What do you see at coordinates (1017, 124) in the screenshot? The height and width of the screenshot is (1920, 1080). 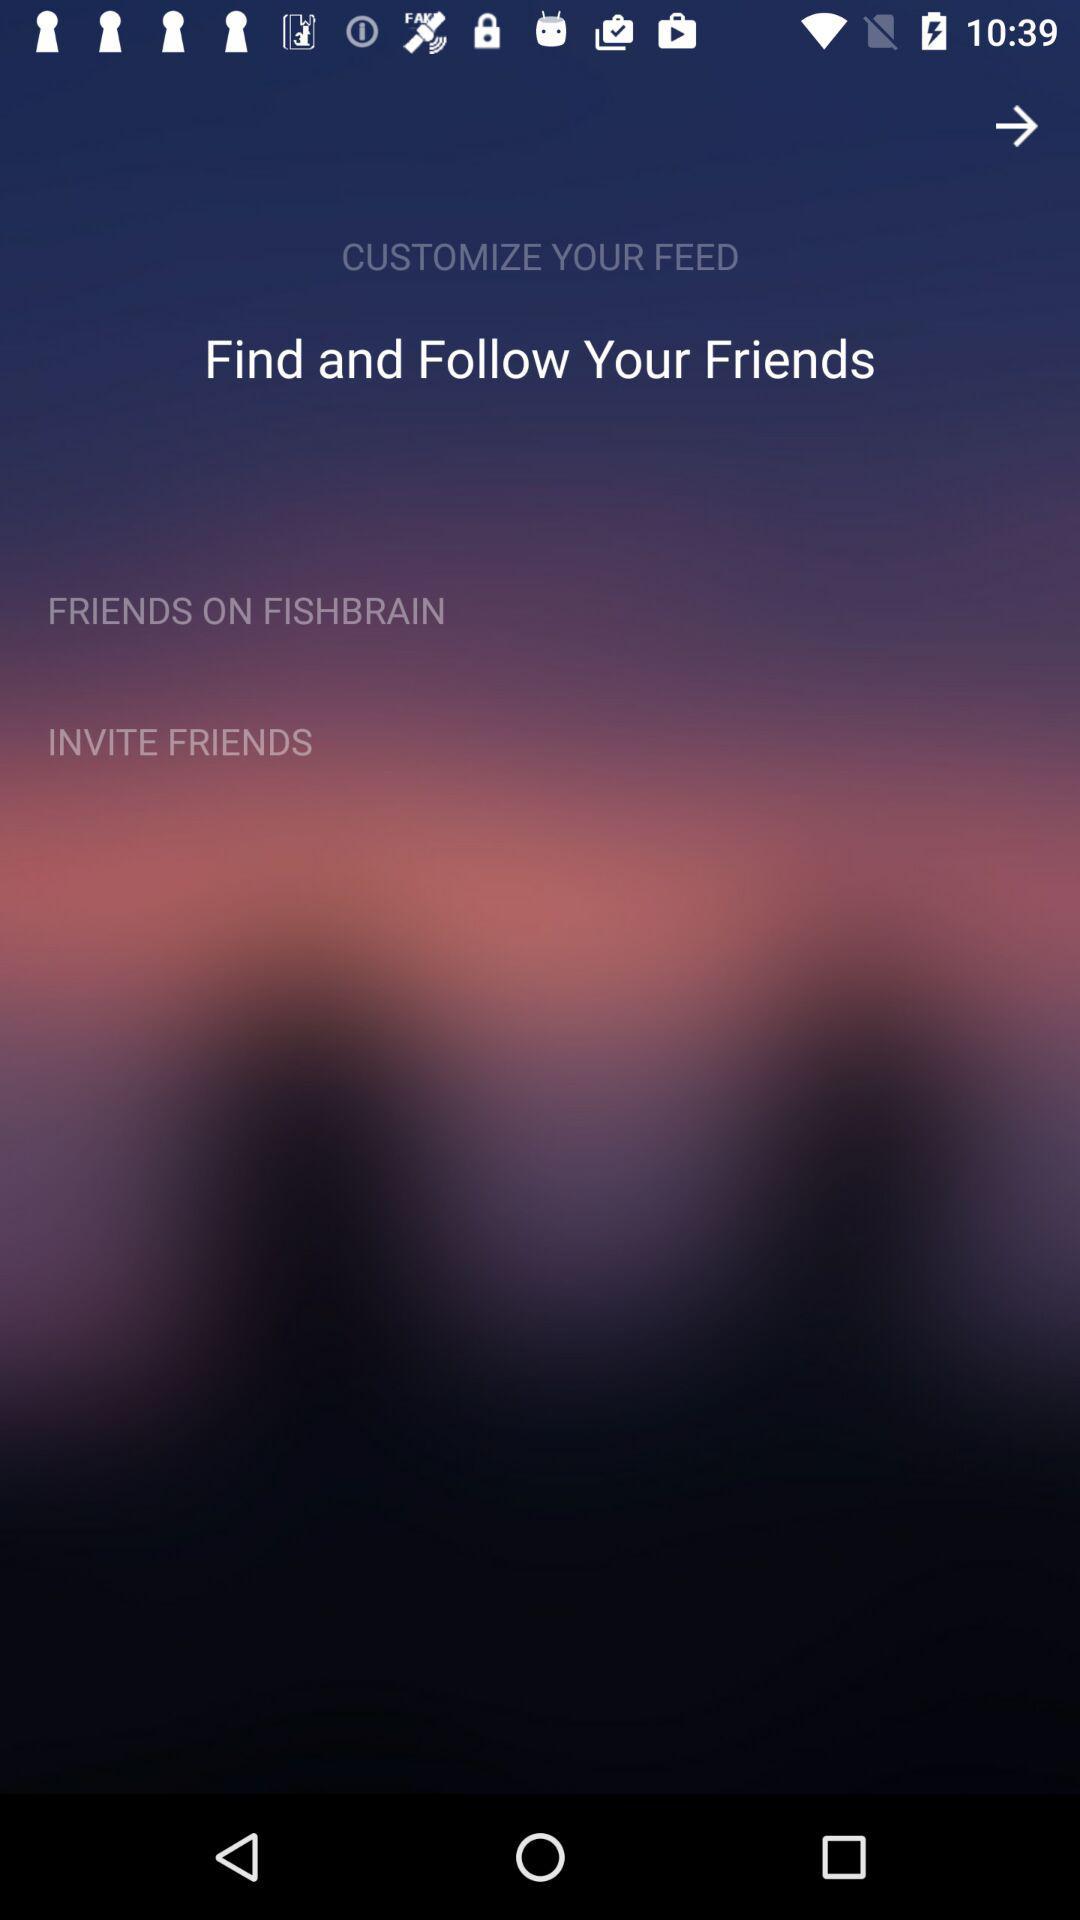 I see `show feed` at bounding box center [1017, 124].